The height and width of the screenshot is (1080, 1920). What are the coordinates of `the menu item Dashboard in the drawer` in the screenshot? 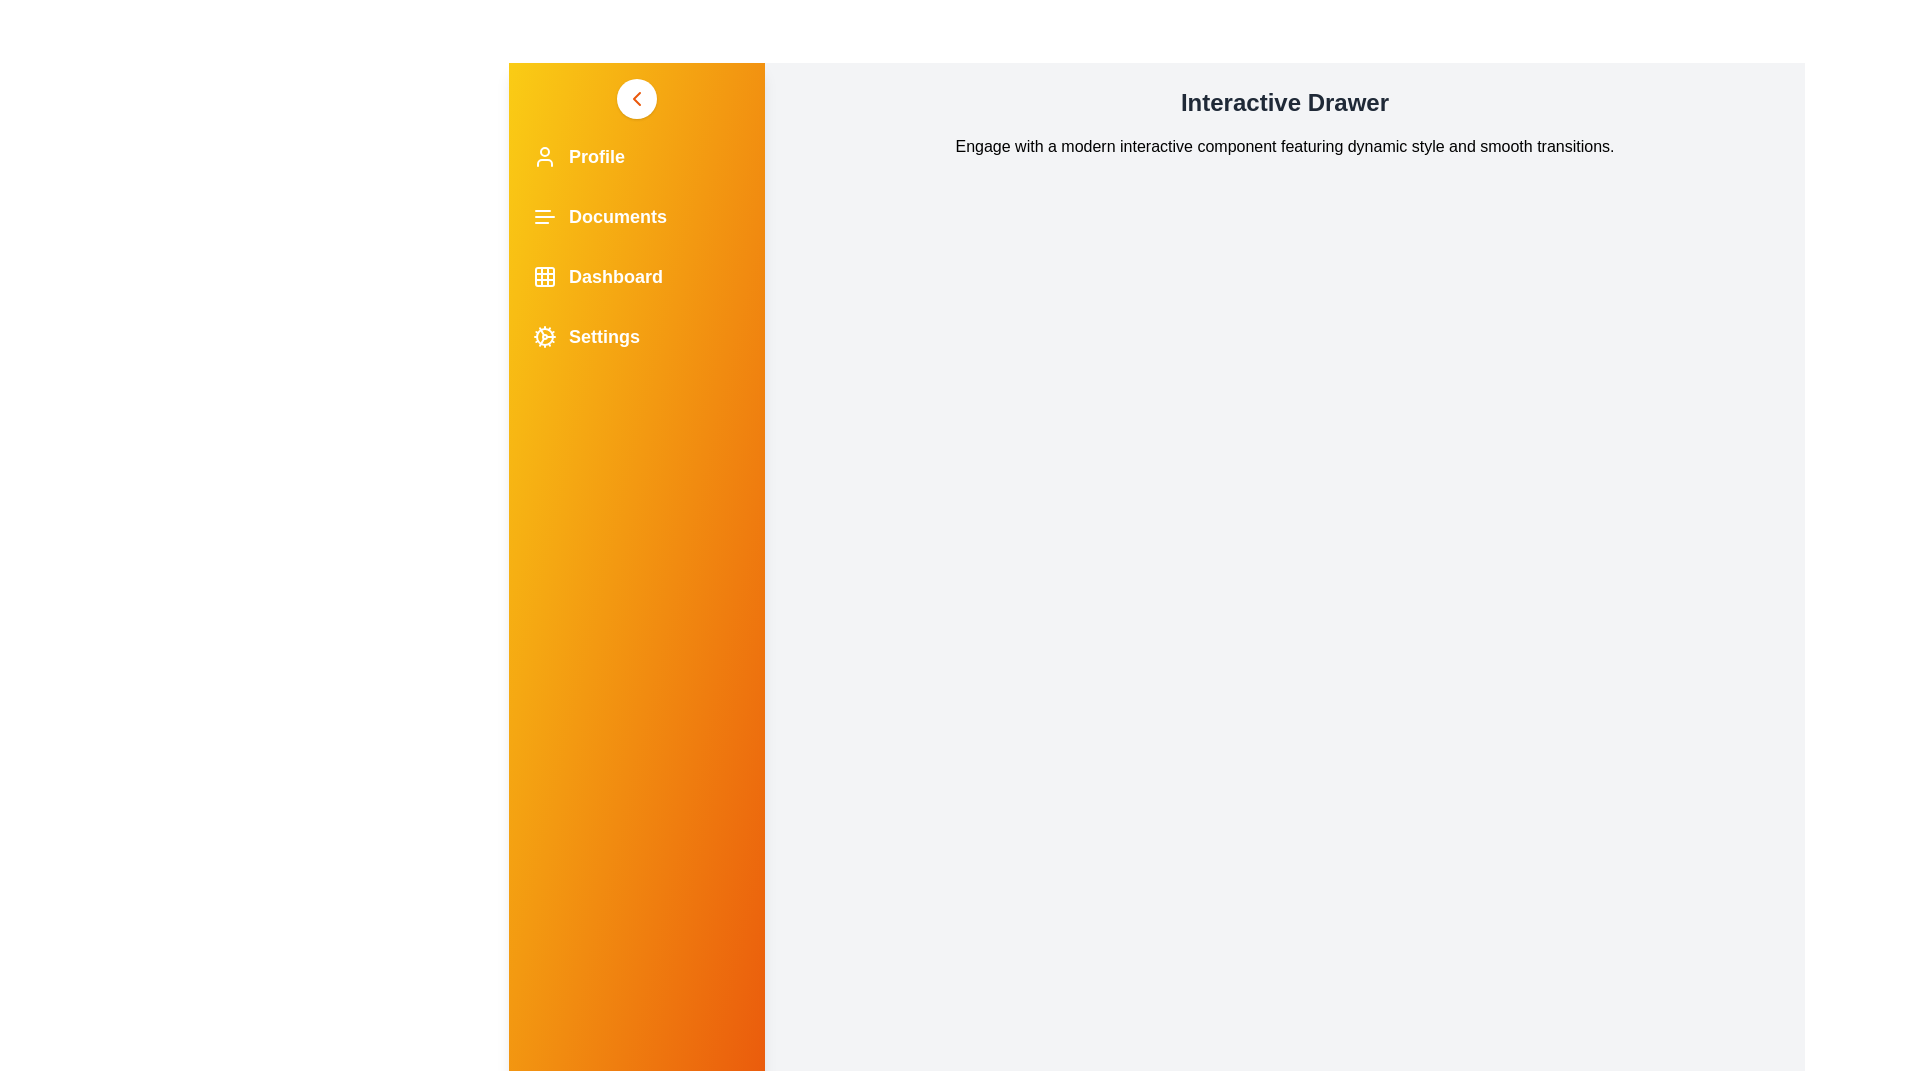 It's located at (636, 277).